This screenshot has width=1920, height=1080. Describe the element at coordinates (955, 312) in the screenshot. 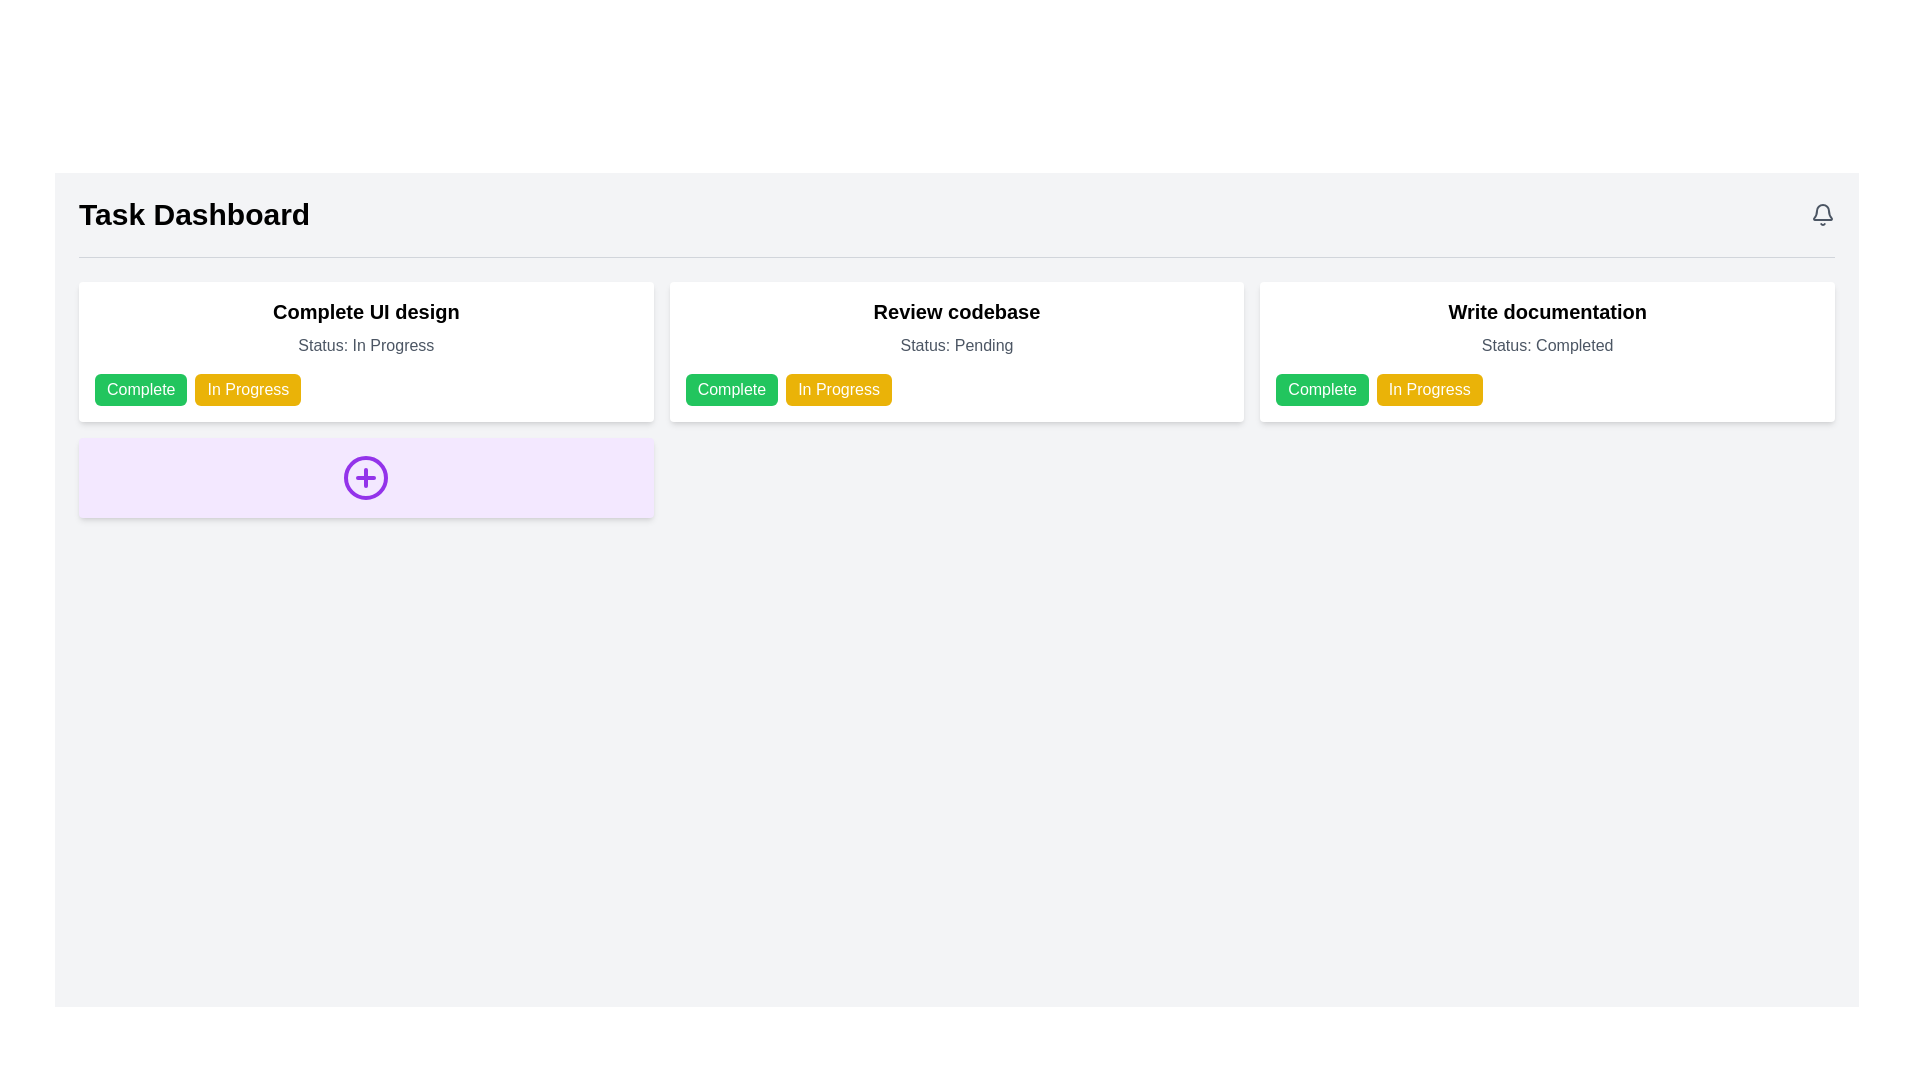

I see `the Text Label that serves as a title or label for the central card in a three-card horizontal layout` at that location.